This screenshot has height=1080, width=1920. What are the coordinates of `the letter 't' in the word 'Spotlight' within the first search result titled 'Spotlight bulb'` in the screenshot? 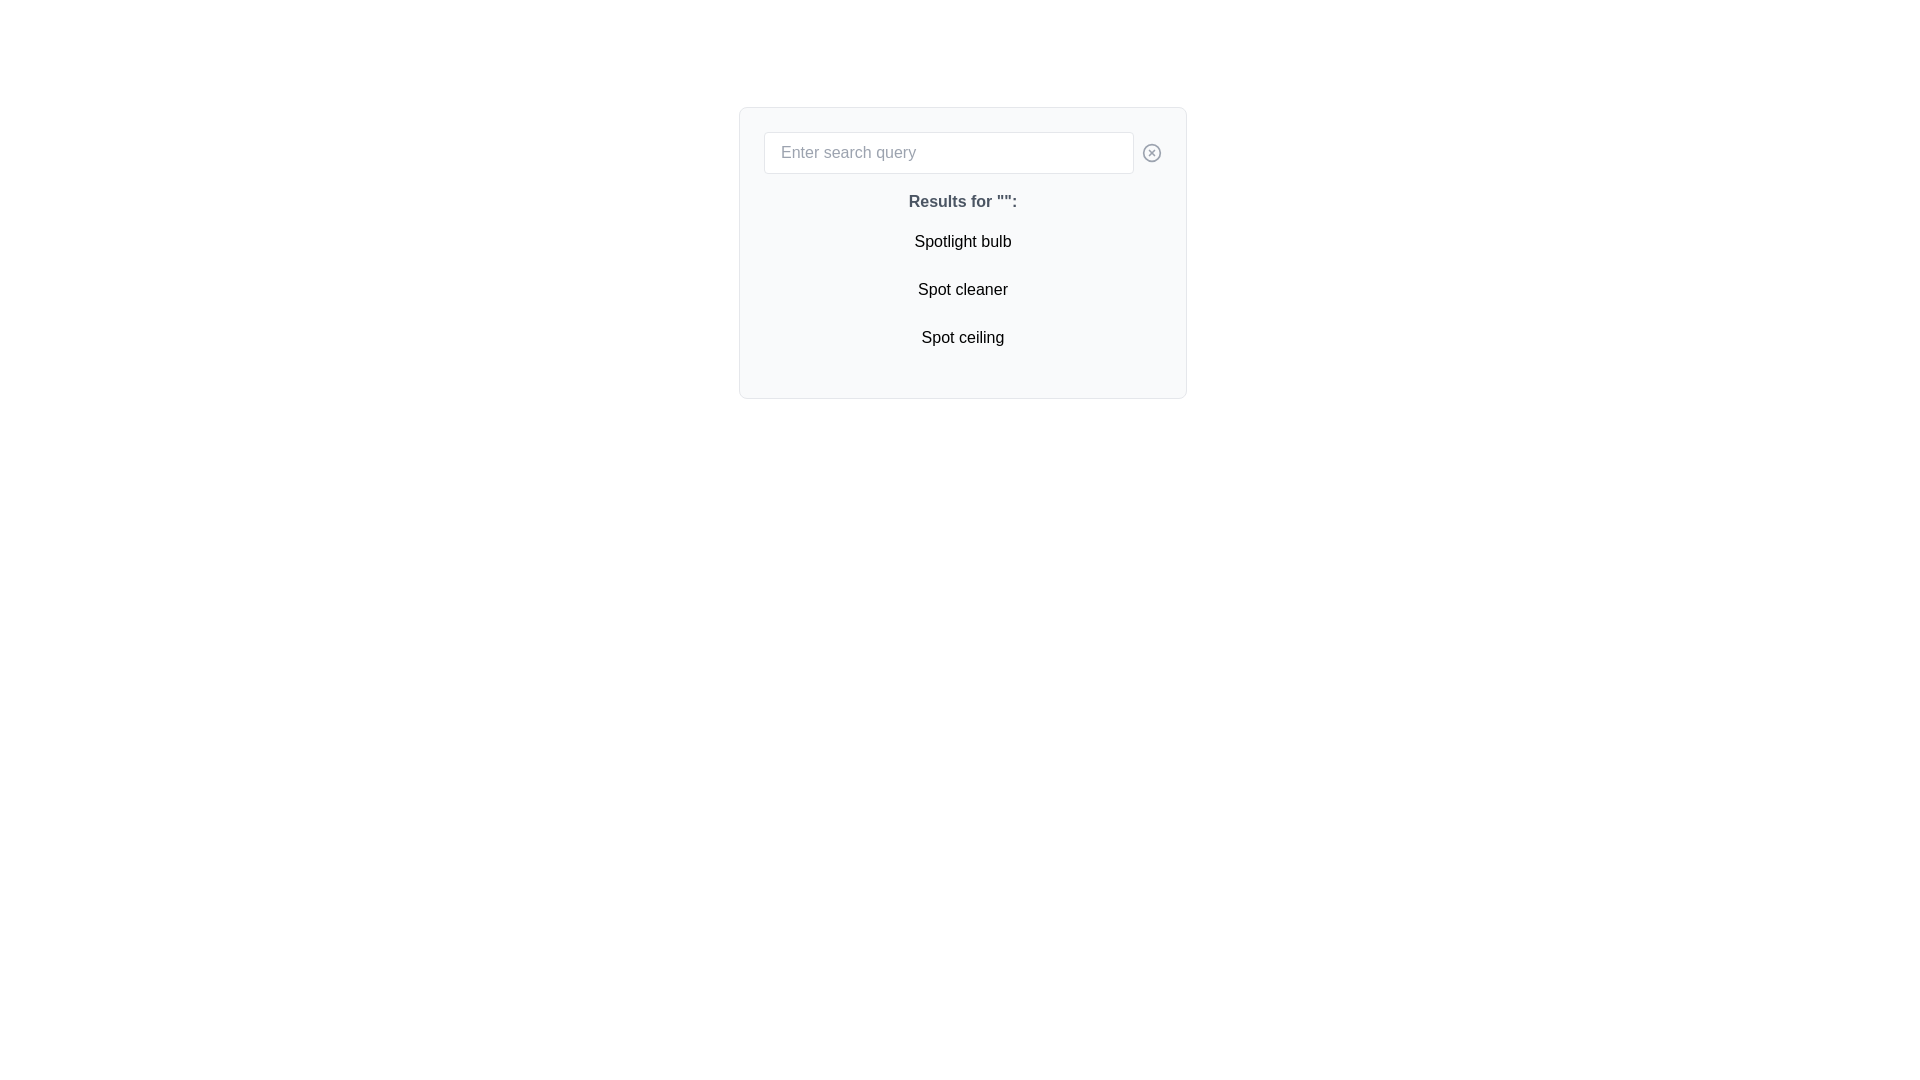 It's located at (944, 240).